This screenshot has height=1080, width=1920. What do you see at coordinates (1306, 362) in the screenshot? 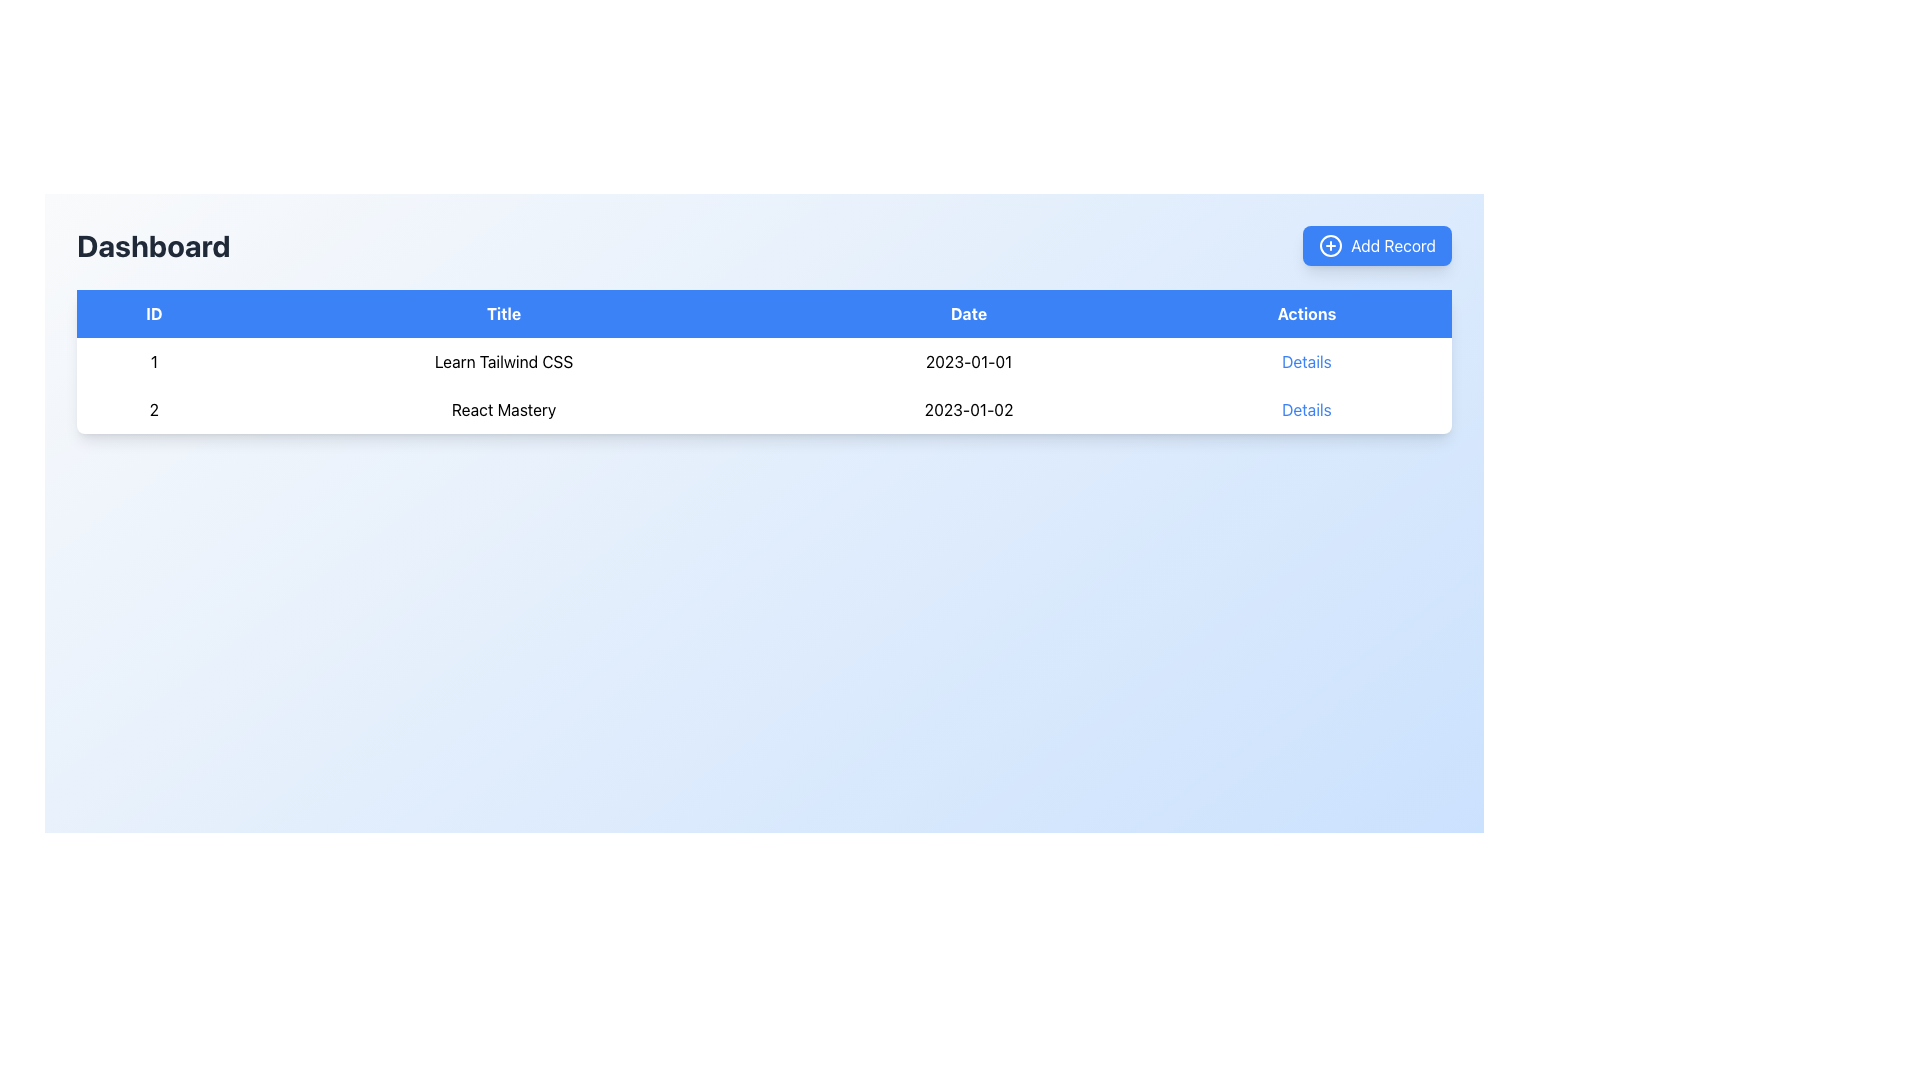
I see `the second 'Details' link in the 'Actions' column of the second row in the data table` at bounding box center [1306, 362].